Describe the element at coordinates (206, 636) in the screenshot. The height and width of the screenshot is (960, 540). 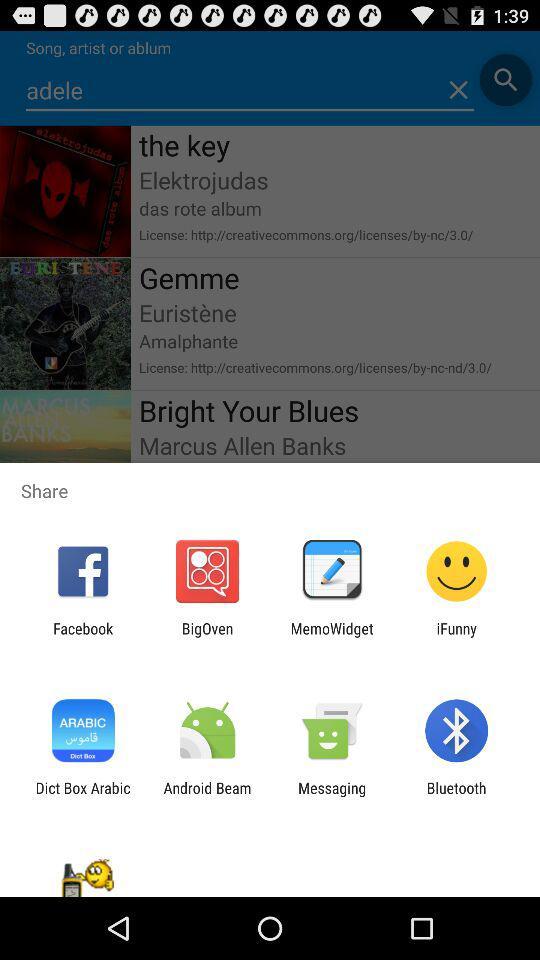
I see `the icon to the right of facebook item` at that location.